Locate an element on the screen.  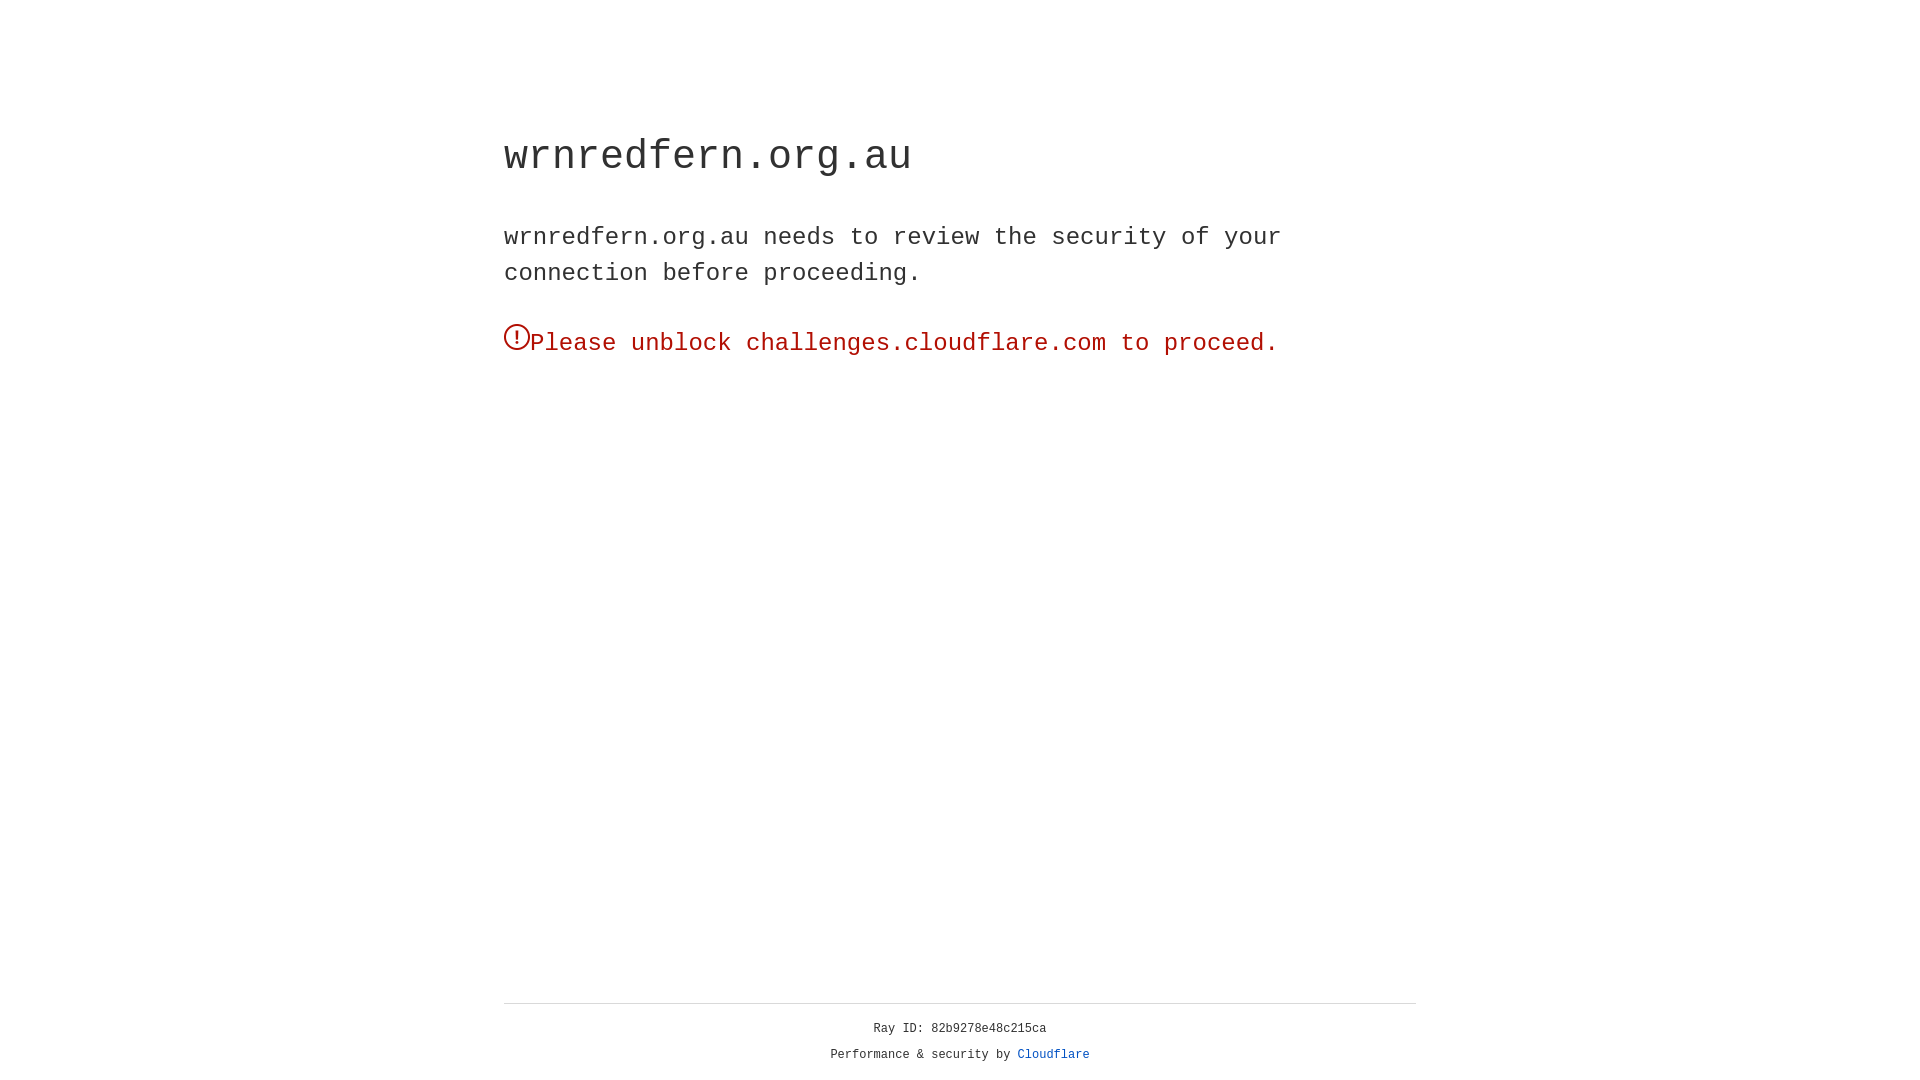
'Cloudflare' is located at coordinates (1053, 1054).